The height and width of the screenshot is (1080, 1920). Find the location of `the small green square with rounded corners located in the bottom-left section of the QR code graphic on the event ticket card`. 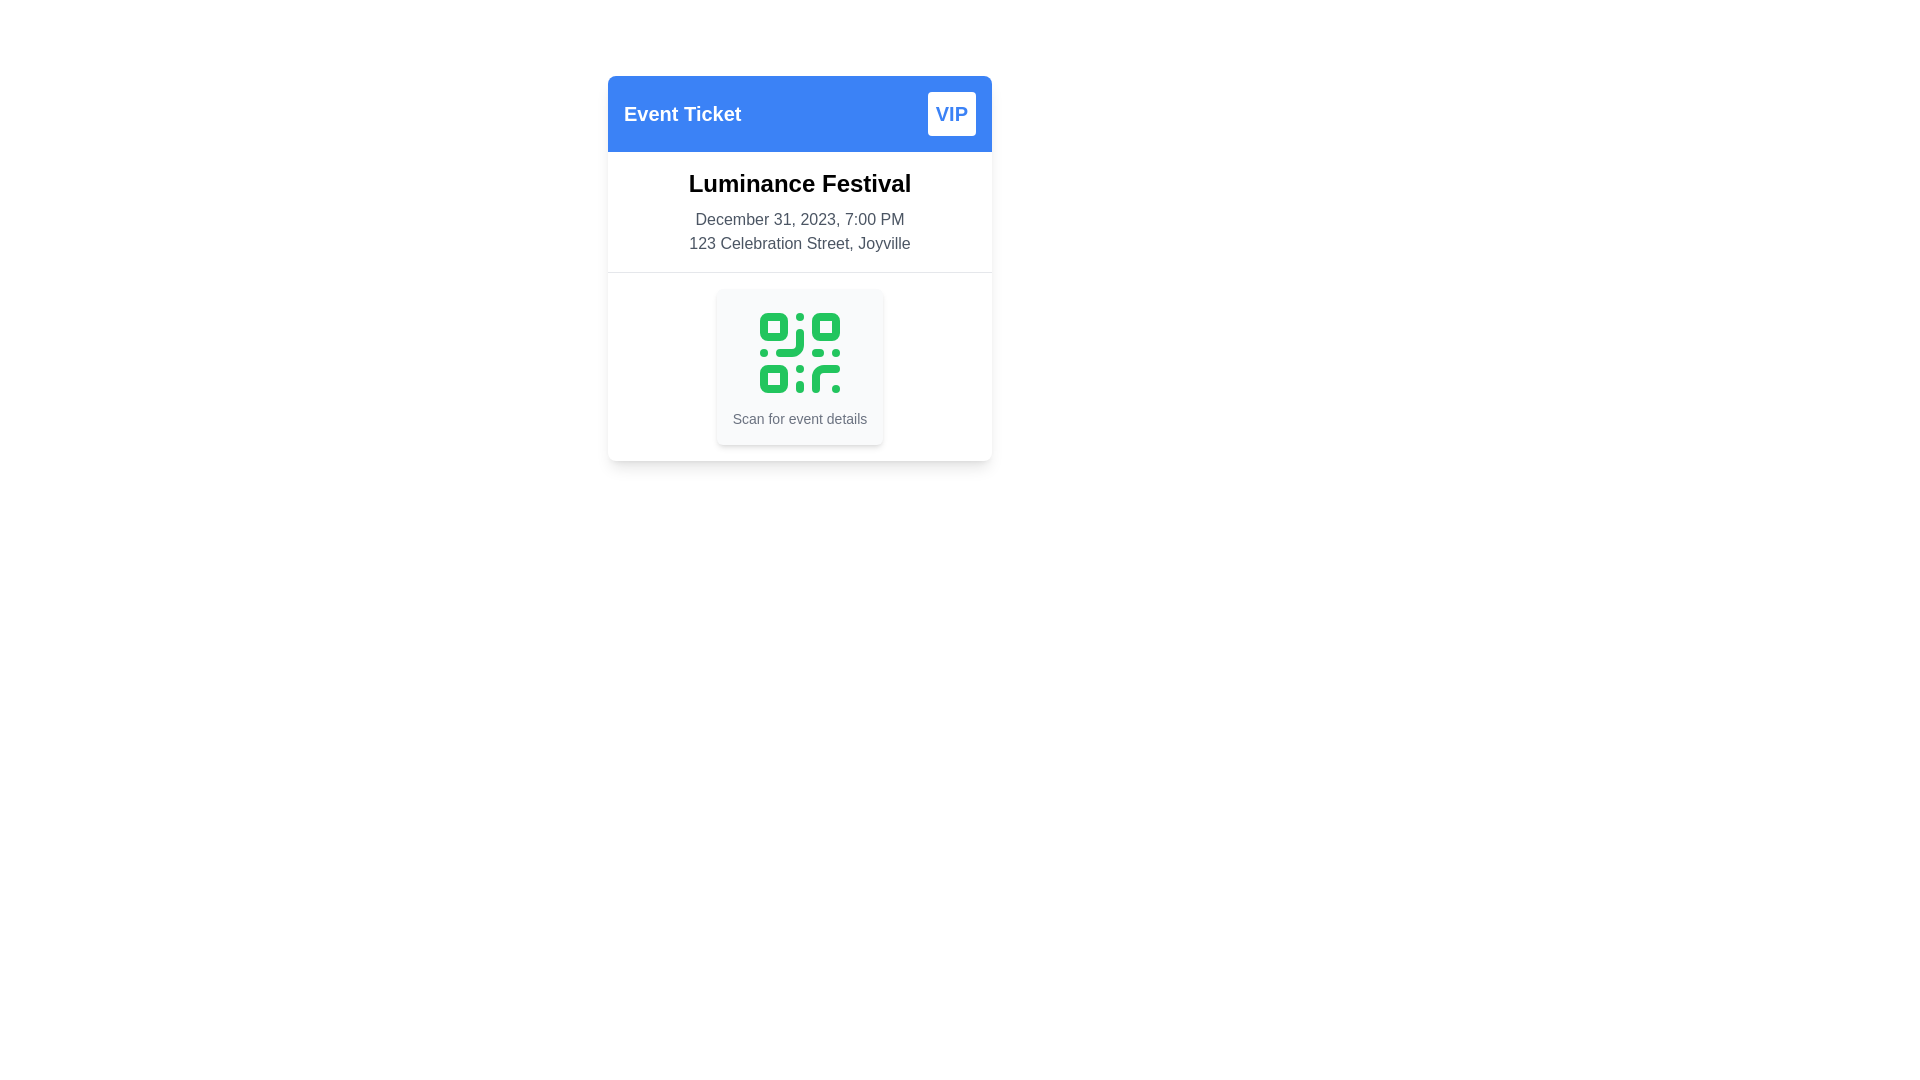

the small green square with rounded corners located in the bottom-left section of the QR code graphic on the event ticket card is located at coordinates (772, 378).